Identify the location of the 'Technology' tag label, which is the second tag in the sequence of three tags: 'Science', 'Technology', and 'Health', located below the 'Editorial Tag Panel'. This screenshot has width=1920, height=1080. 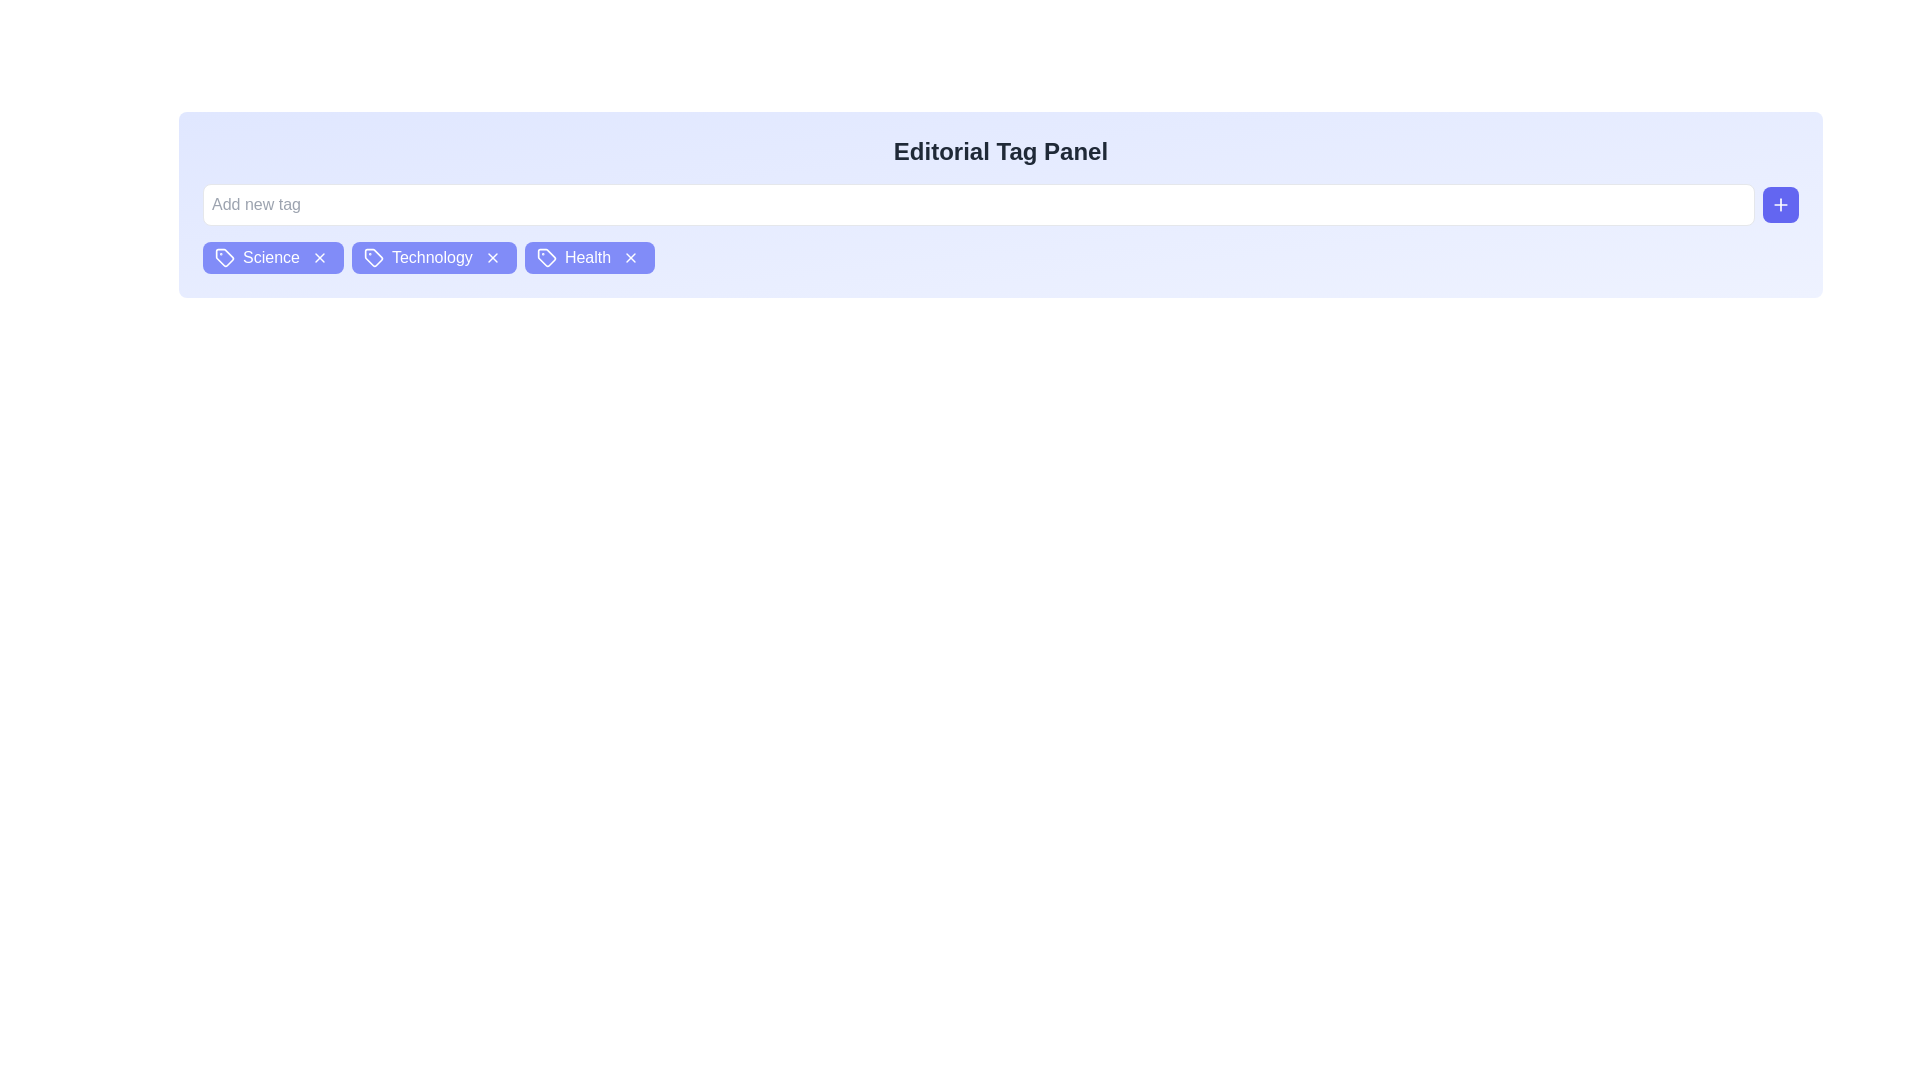
(431, 257).